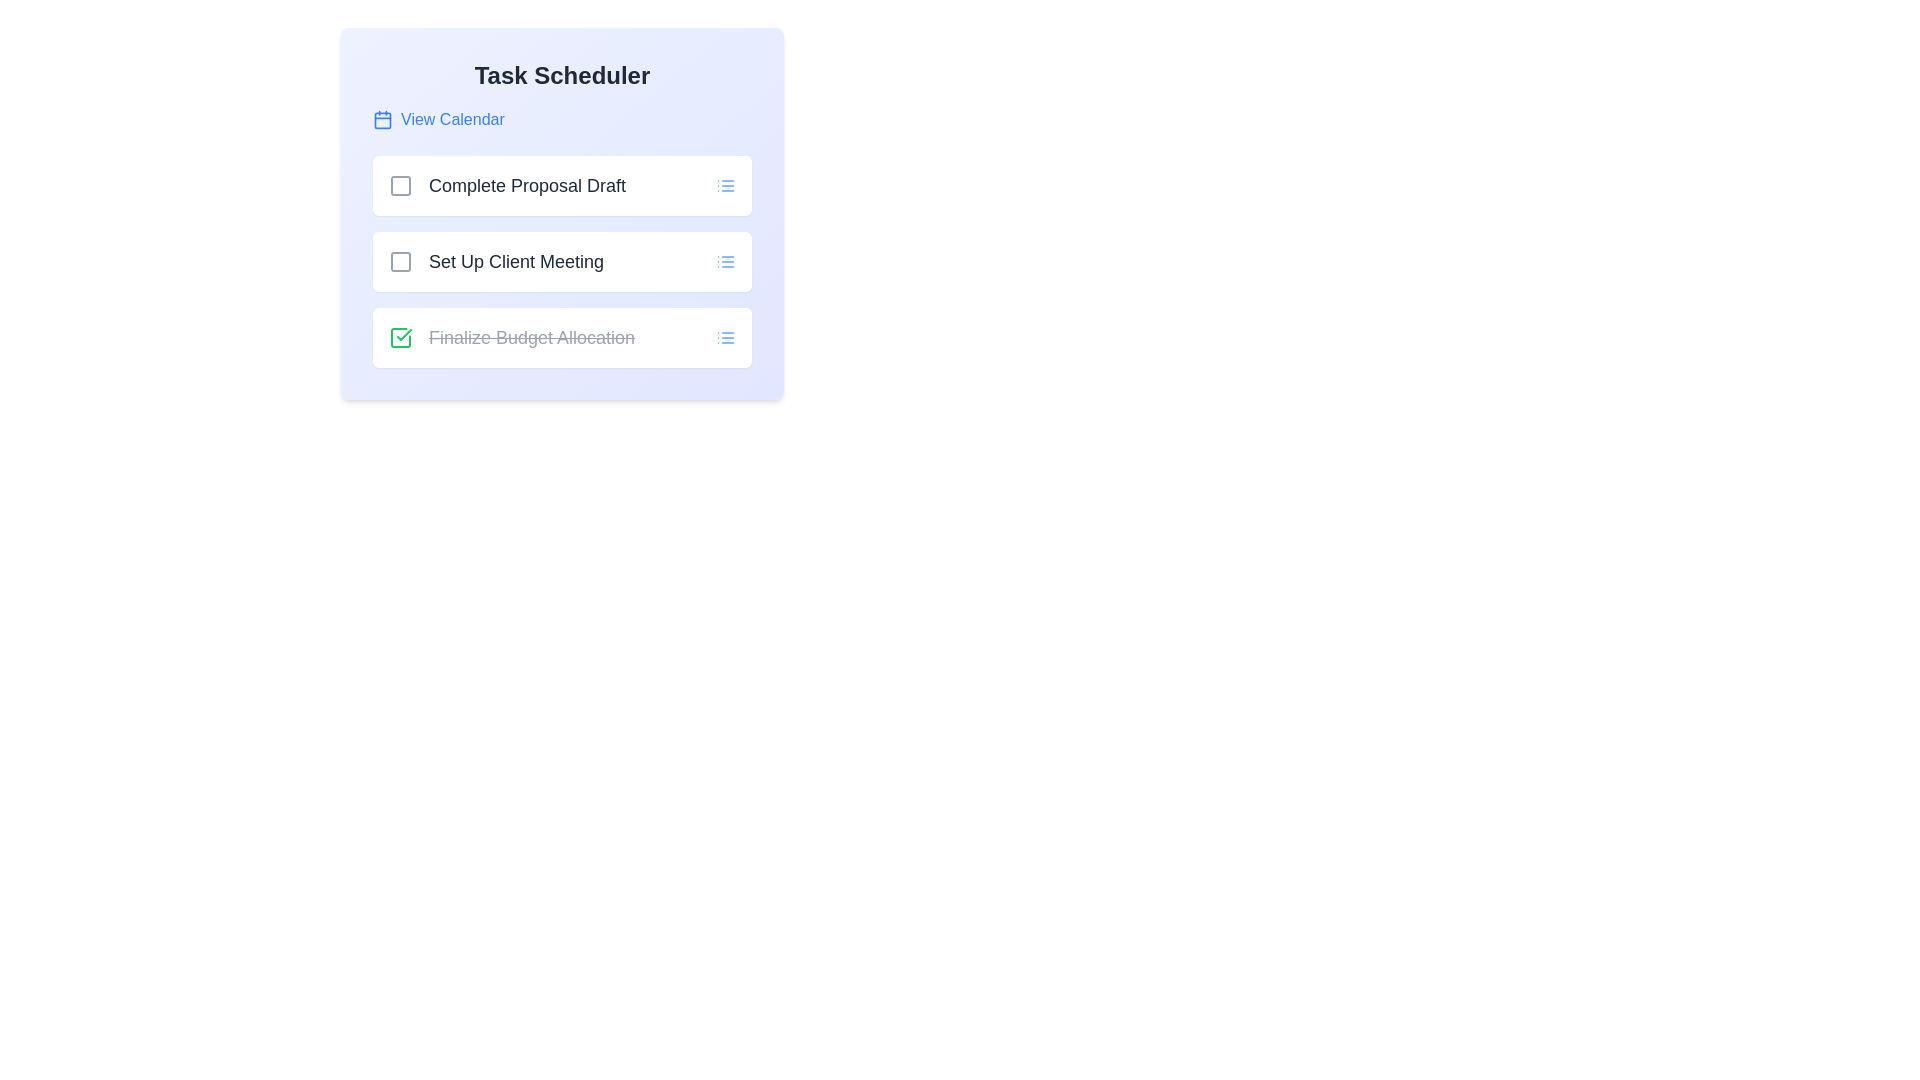 Image resolution: width=1920 pixels, height=1080 pixels. What do you see at coordinates (724, 337) in the screenshot?
I see `the 'More Options' icon for the task 'Finalize Budget Allocation'` at bounding box center [724, 337].